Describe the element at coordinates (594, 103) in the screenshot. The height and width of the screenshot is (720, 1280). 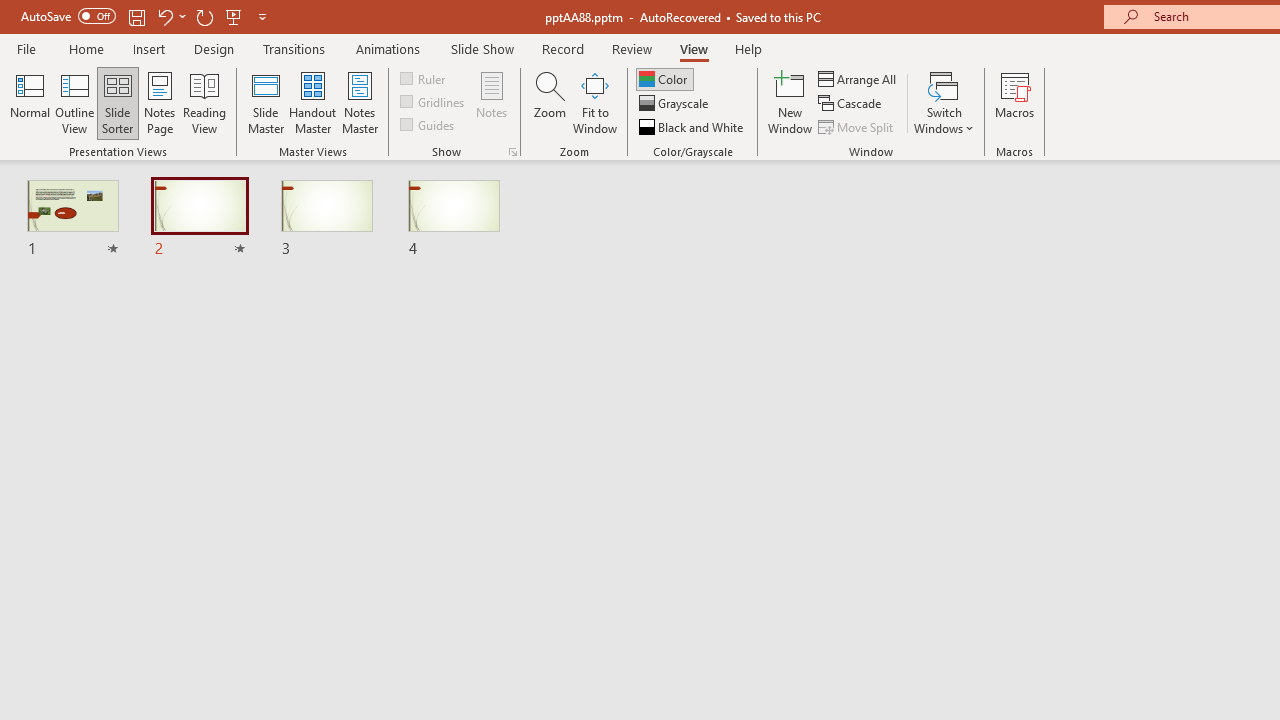
I see `'Fit to Window'` at that location.